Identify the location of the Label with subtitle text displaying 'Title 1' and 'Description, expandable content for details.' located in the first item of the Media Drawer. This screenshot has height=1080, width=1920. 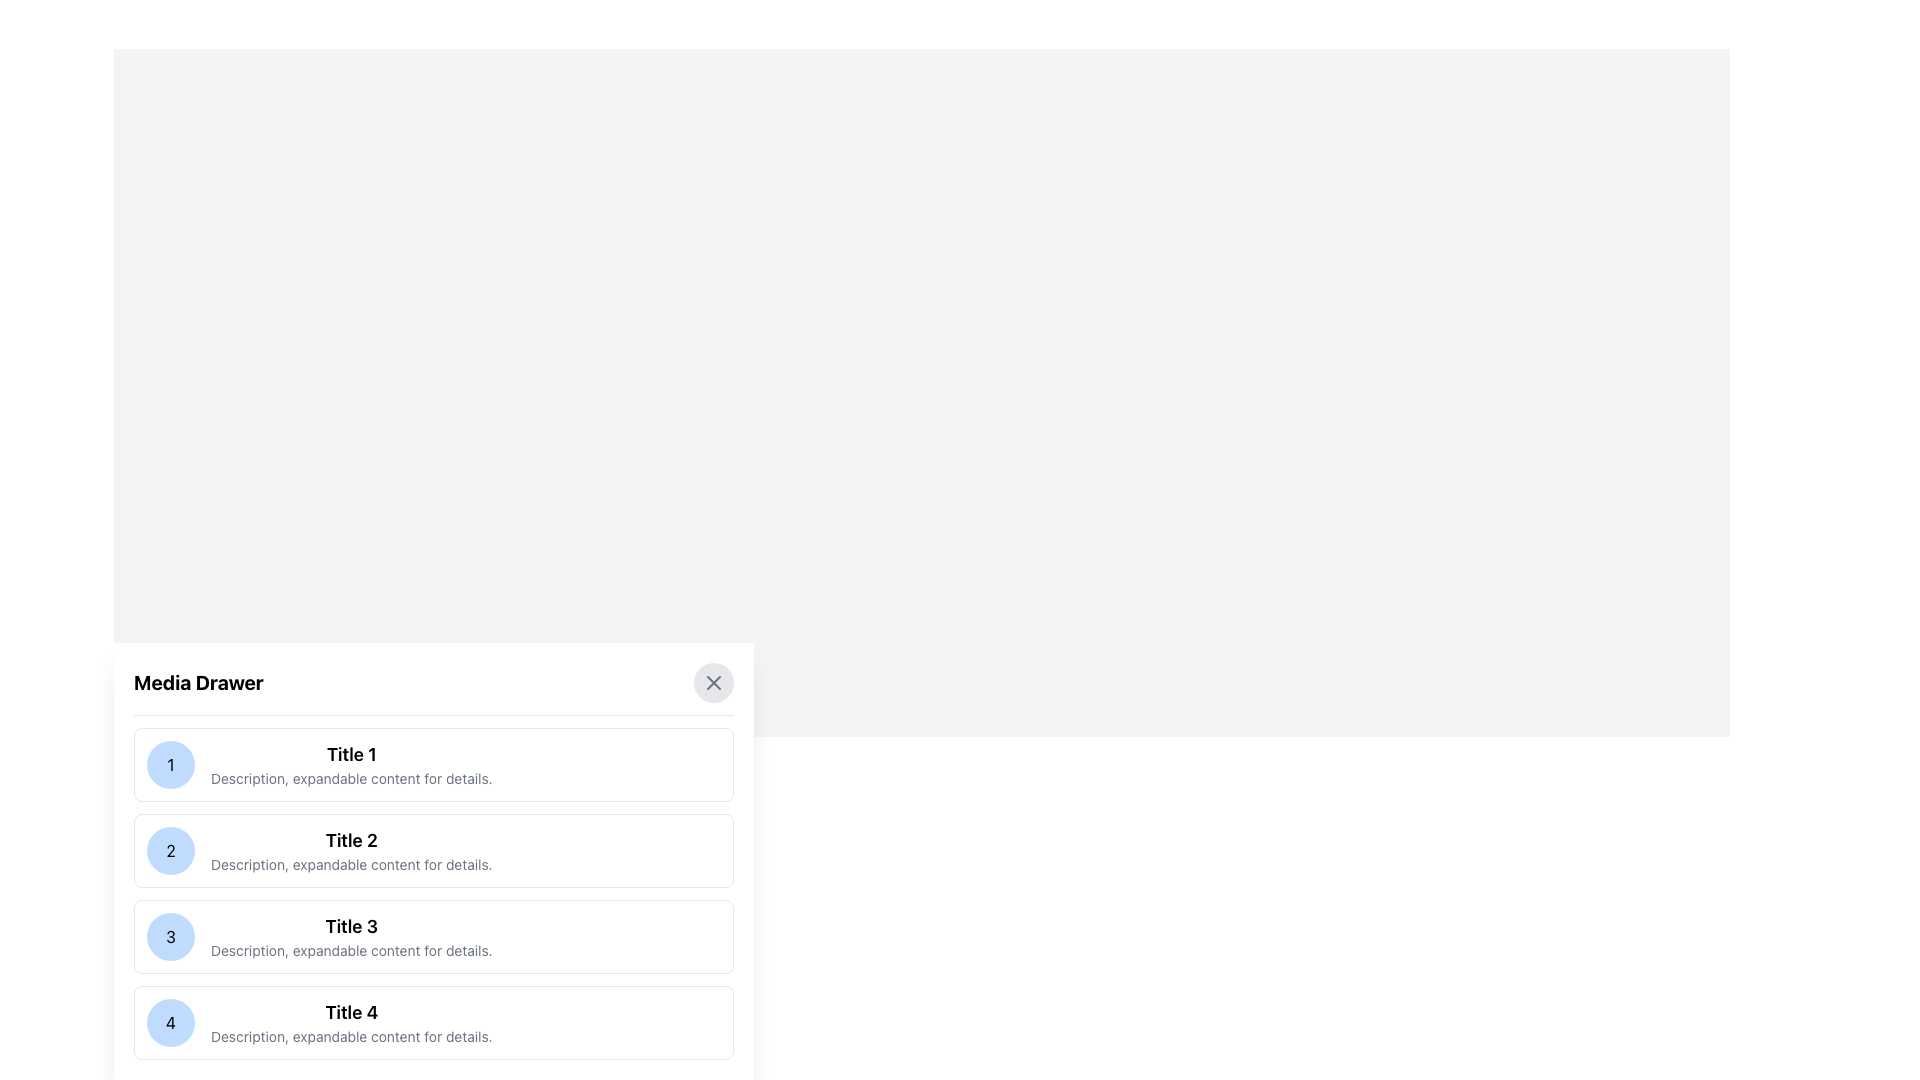
(351, 764).